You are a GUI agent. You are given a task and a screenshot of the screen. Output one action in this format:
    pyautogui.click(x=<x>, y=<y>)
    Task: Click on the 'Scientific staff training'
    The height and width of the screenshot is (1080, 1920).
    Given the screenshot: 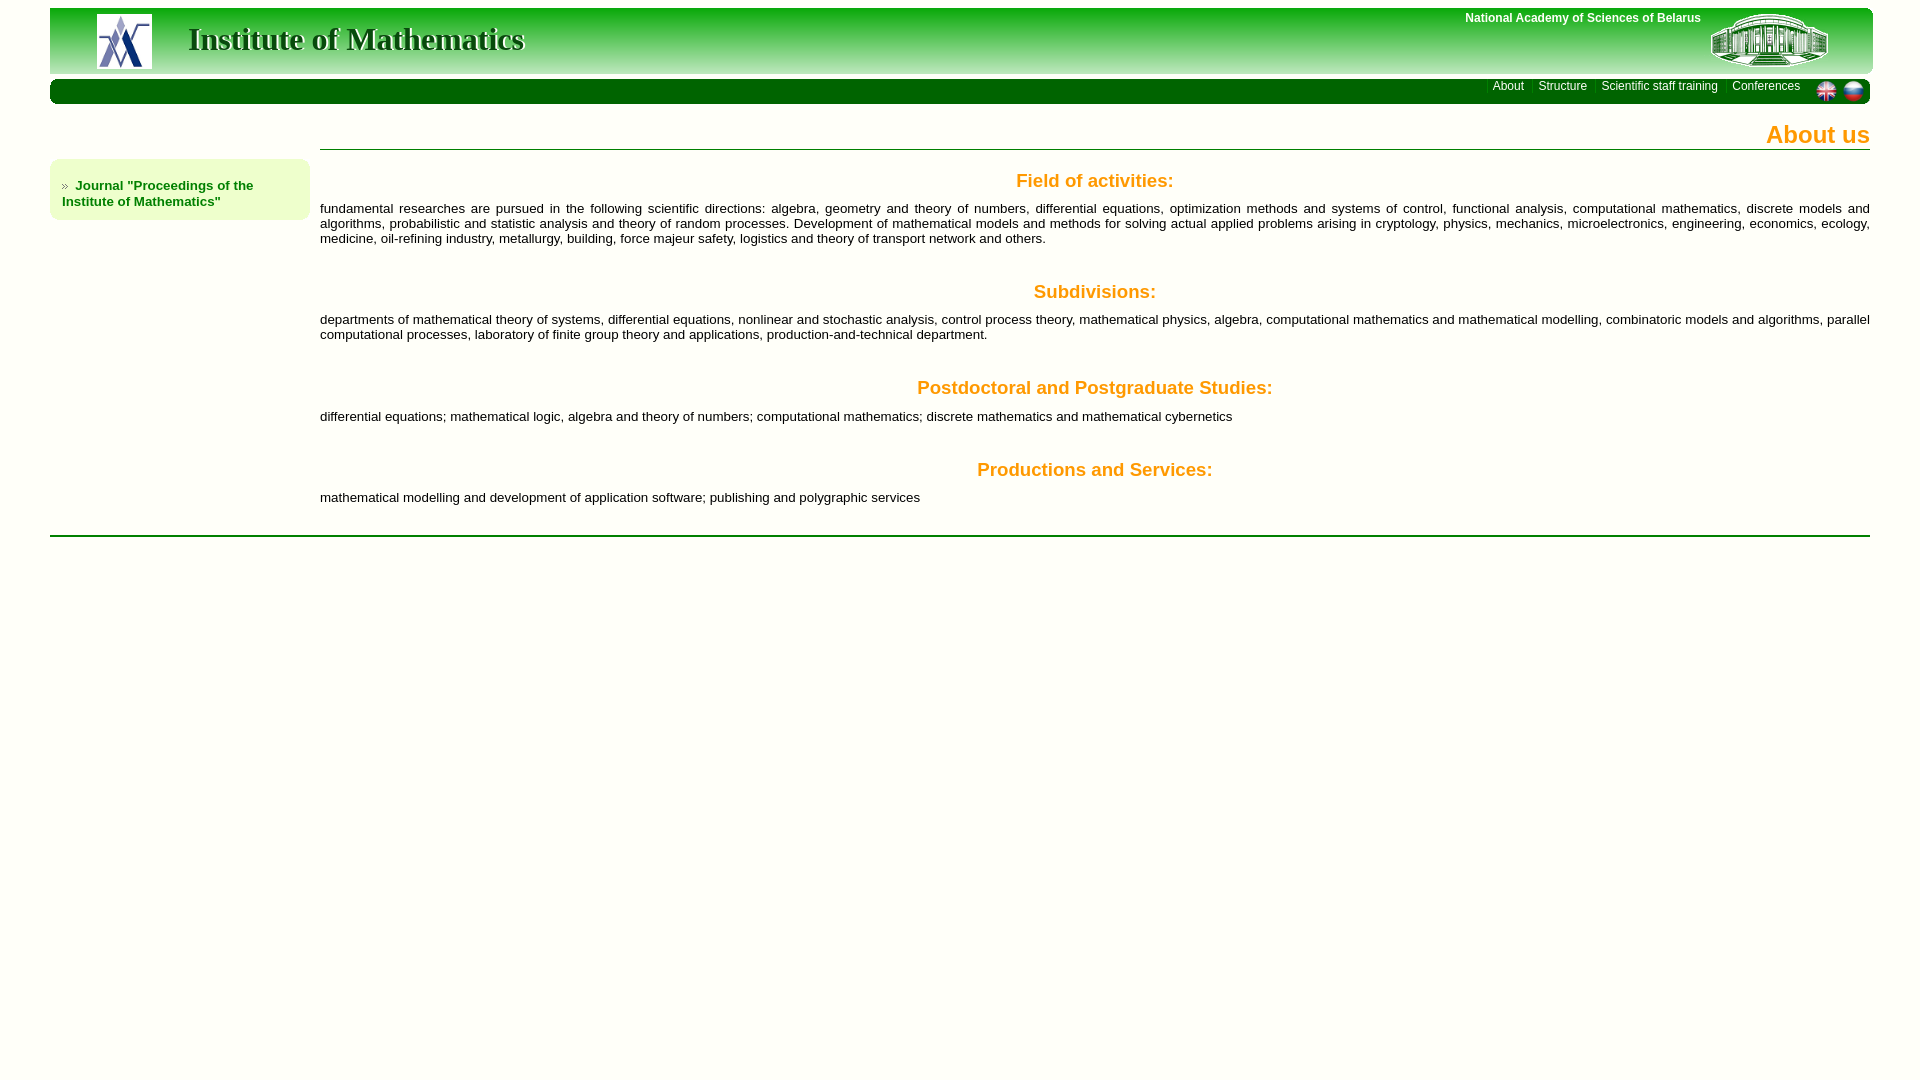 What is the action you would take?
    pyautogui.click(x=1660, y=84)
    